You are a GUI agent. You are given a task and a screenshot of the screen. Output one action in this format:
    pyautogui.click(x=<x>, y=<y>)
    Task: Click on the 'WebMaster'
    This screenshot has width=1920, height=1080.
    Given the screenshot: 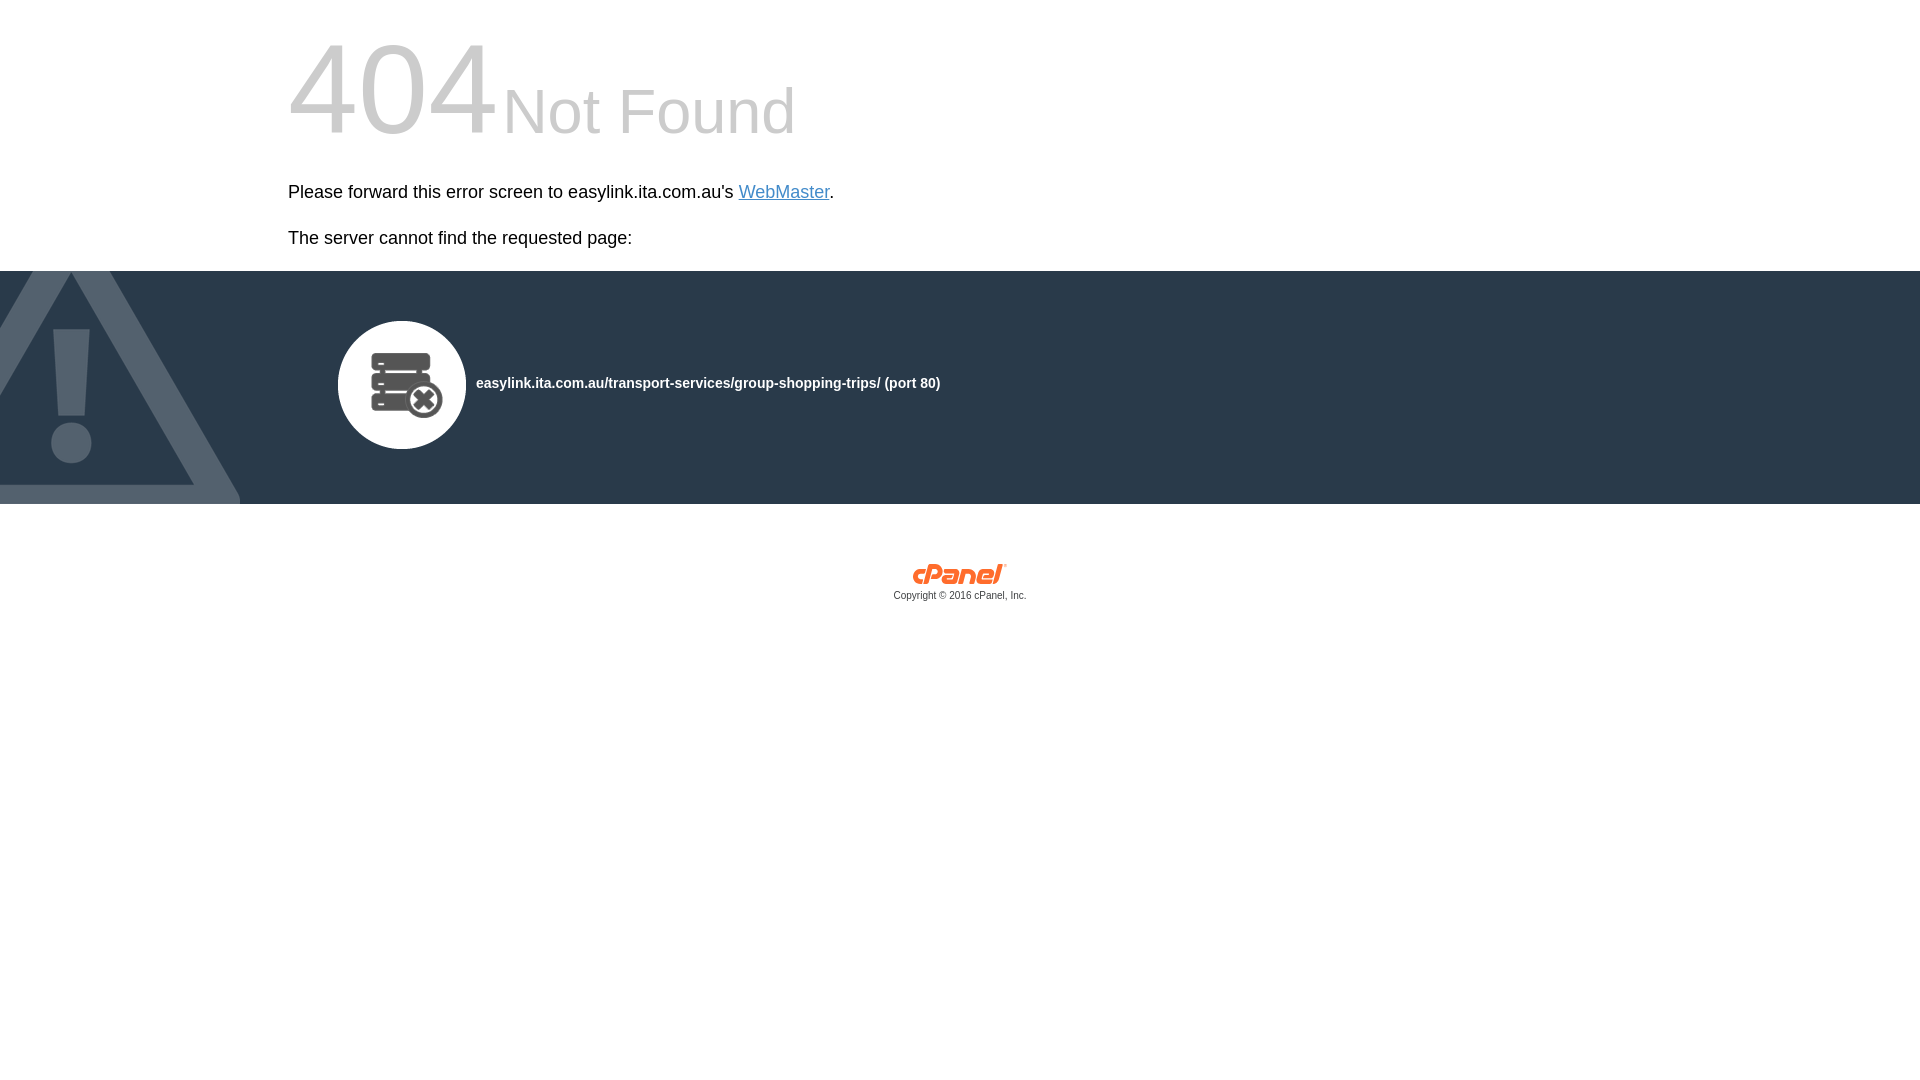 What is the action you would take?
    pyautogui.click(x=783, y=192)
    